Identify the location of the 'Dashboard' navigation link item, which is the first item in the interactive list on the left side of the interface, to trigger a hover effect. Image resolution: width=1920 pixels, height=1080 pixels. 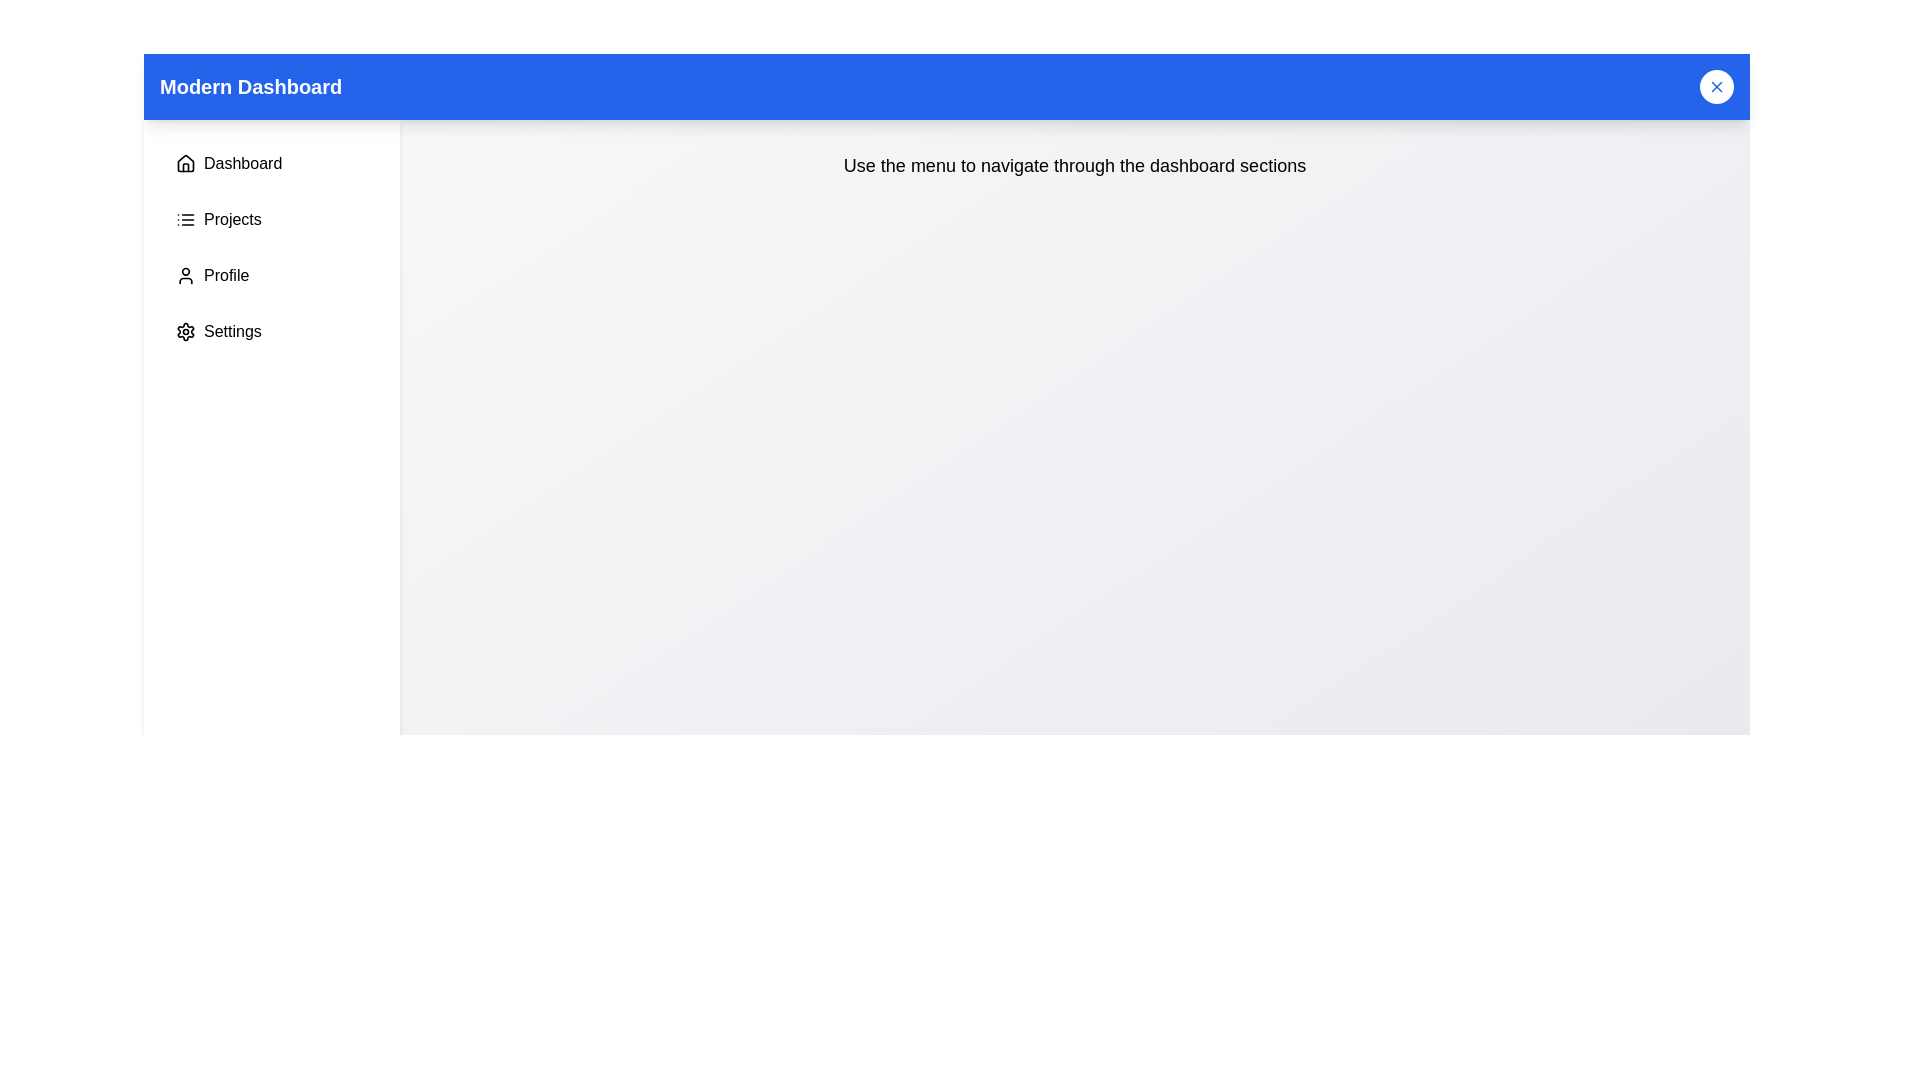
(271, 163).